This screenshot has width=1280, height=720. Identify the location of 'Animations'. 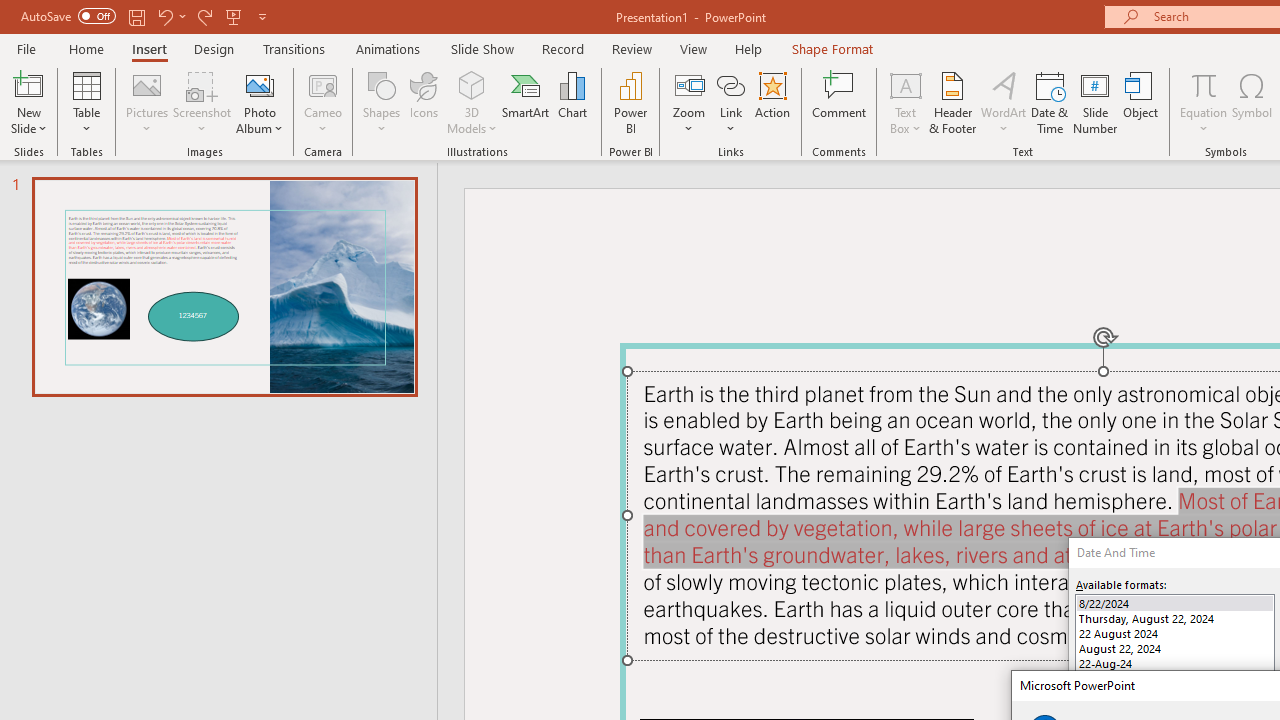
(388, 48).